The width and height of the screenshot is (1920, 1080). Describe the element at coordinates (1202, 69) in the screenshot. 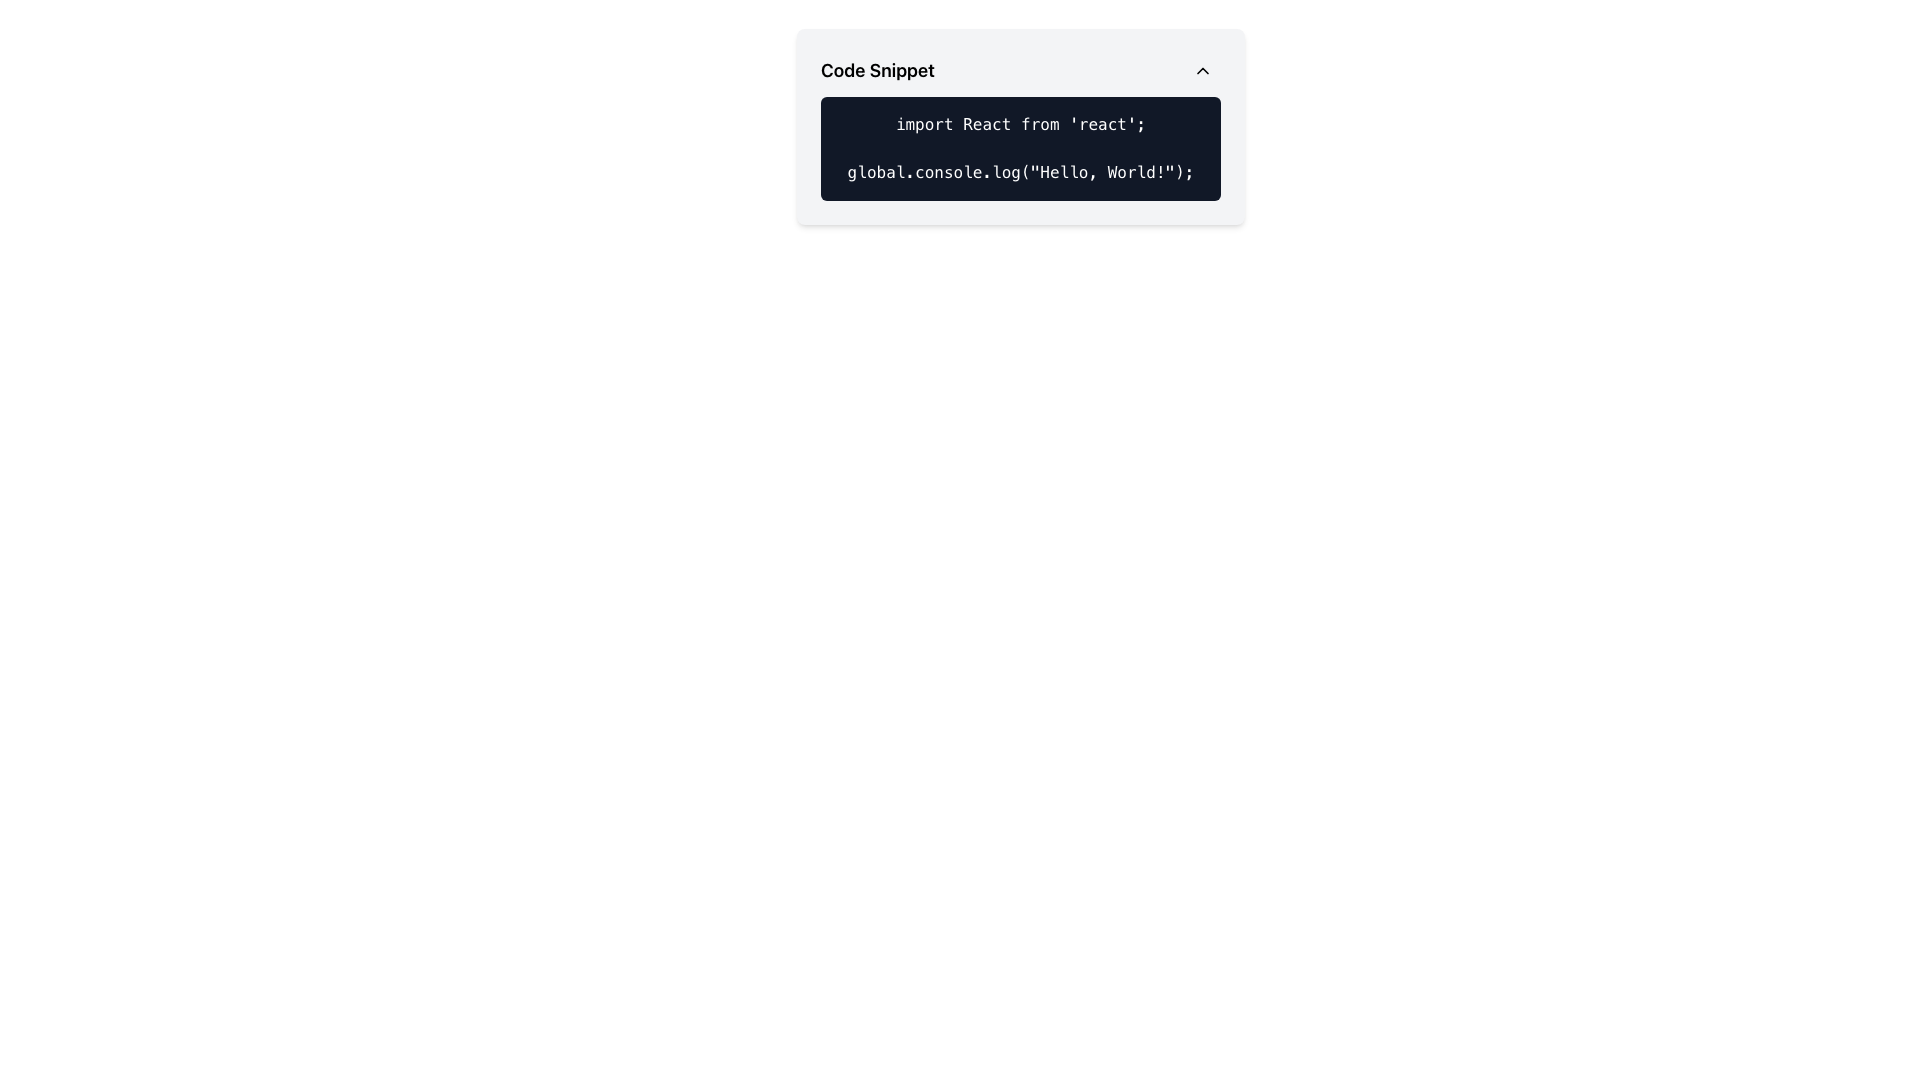

I see `the triangular-shaped icon button with an embedded SVG graphic located at the top-right corner of the 'Code Snippet' header` at that location.